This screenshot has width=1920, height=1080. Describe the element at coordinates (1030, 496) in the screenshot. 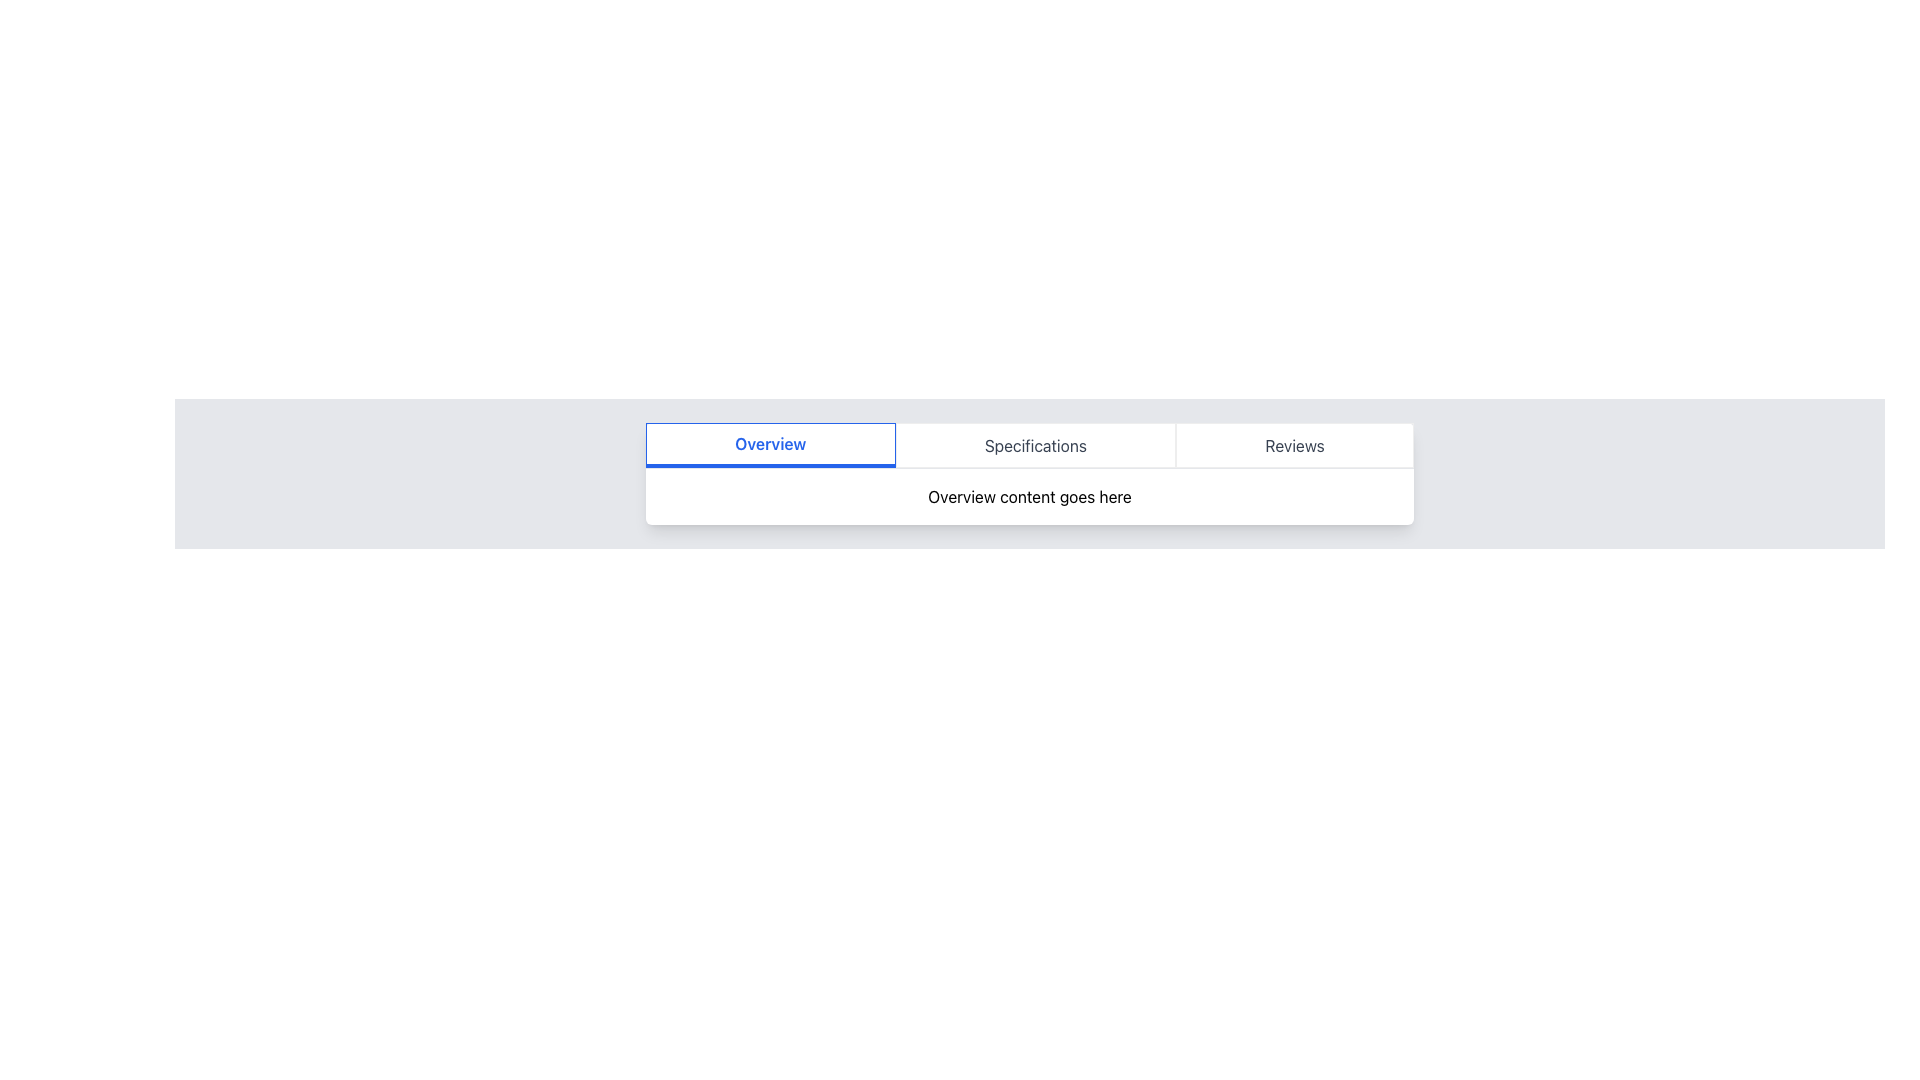

I see `the text block containing 'Overview content goes here', positioned below the navigation tabs labeled 'Overview', 'Specifications', and 'Reviews'` at that location.